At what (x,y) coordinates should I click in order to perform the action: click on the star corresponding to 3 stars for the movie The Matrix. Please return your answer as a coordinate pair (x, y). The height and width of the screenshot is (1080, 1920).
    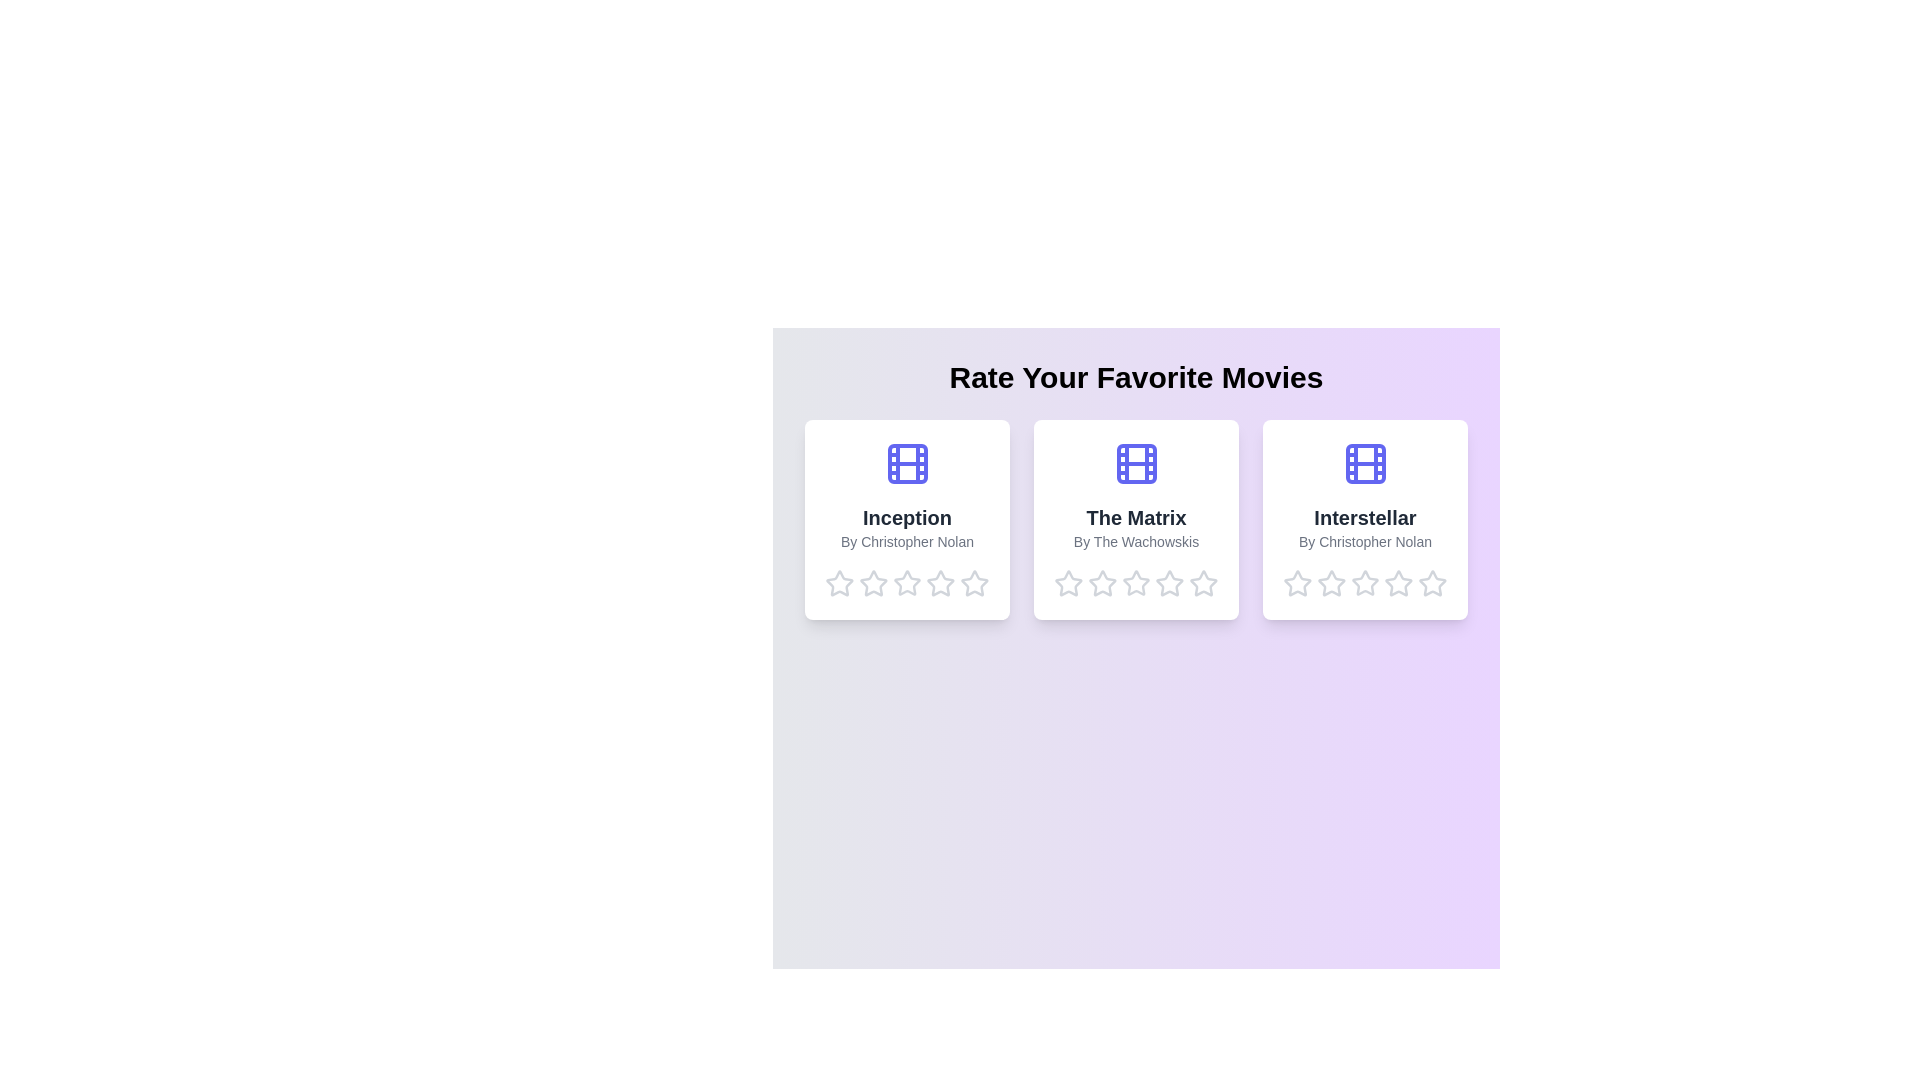
    Looking at the image, I should click on (1136, 583).